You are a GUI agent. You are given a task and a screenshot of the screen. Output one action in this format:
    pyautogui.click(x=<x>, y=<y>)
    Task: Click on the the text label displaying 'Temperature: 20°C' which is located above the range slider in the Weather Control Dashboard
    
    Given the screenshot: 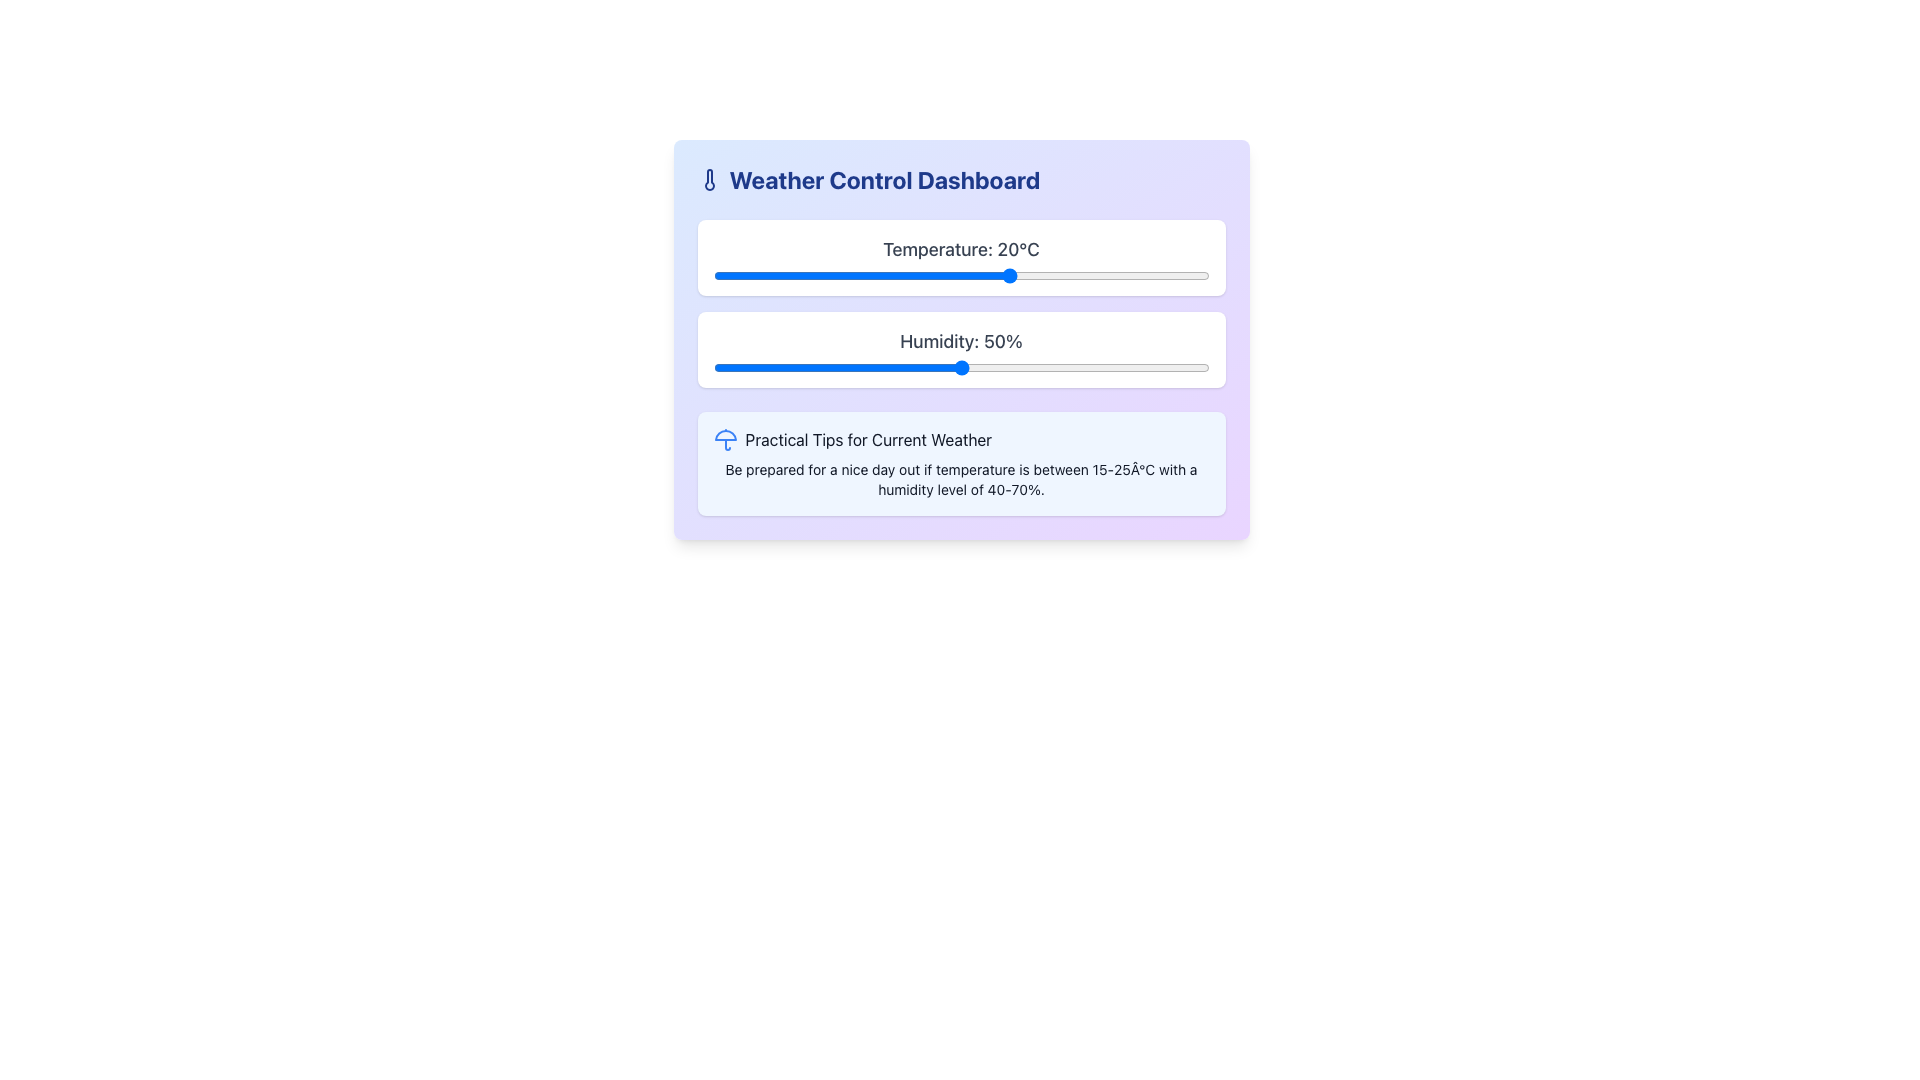 What is the action you would take?
    pyautogui.click(x=961, y=249)
    